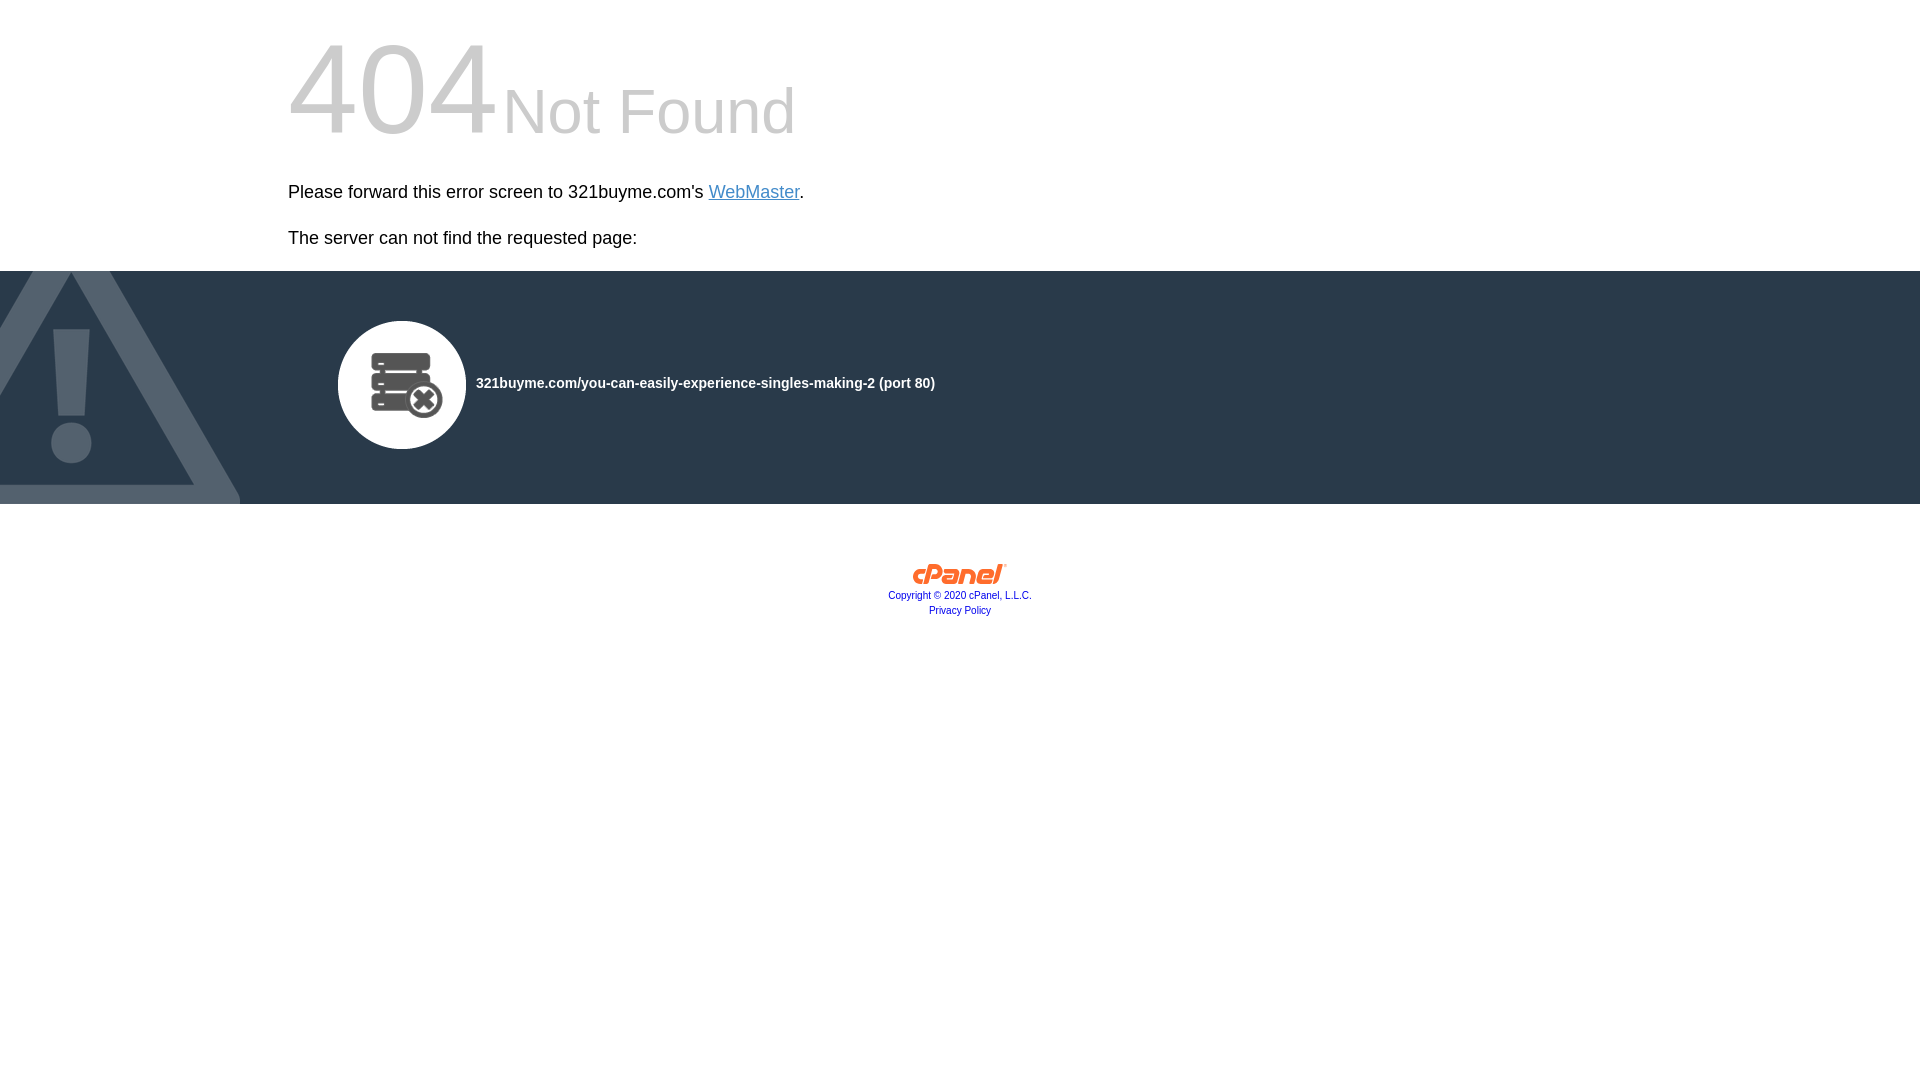 This screenshot has width=1920, height=1080. I want to click on 'WebMaster', so click(753, 192).